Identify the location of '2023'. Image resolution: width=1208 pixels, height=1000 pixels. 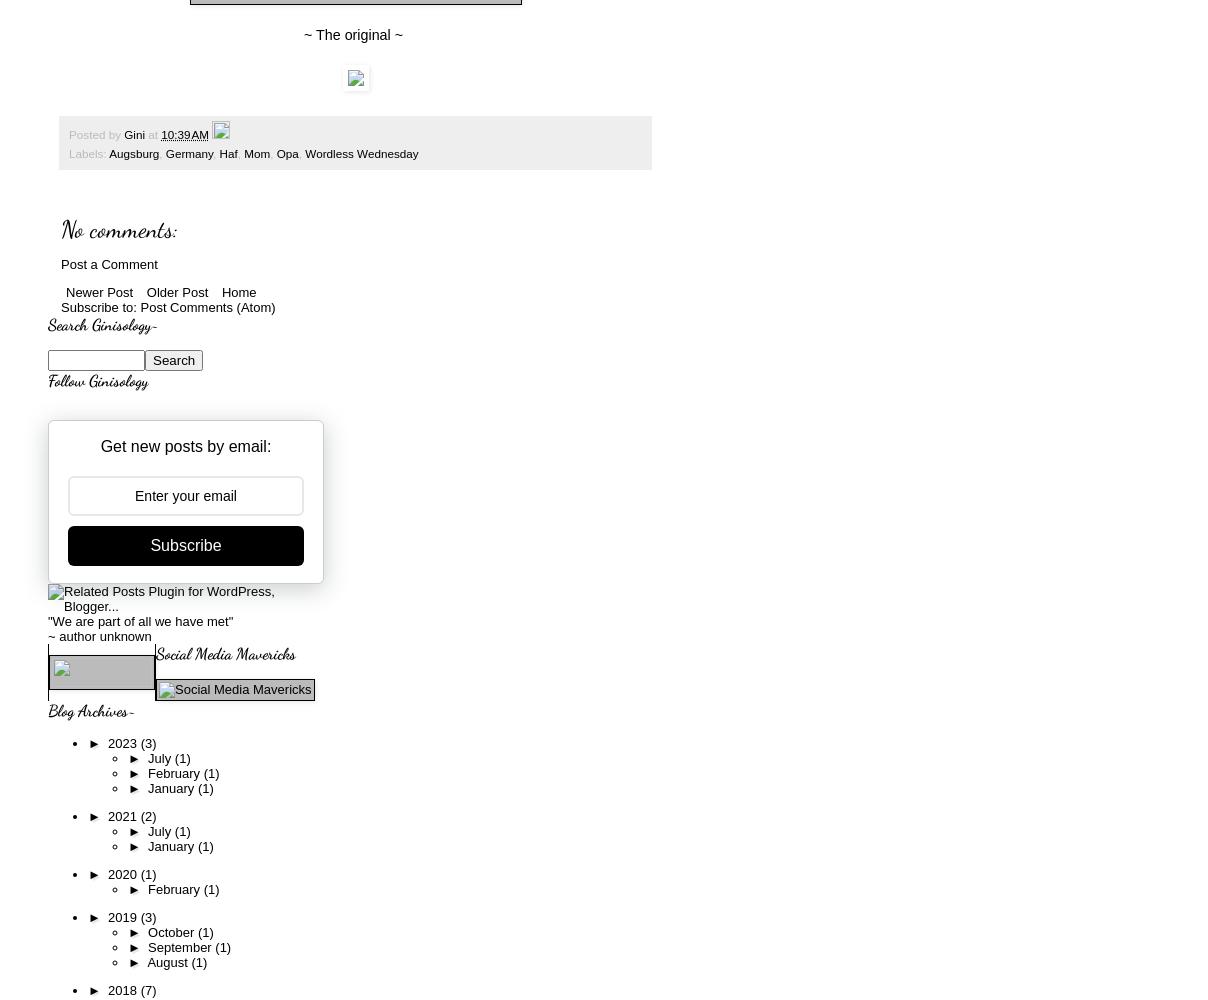
(122, 741).